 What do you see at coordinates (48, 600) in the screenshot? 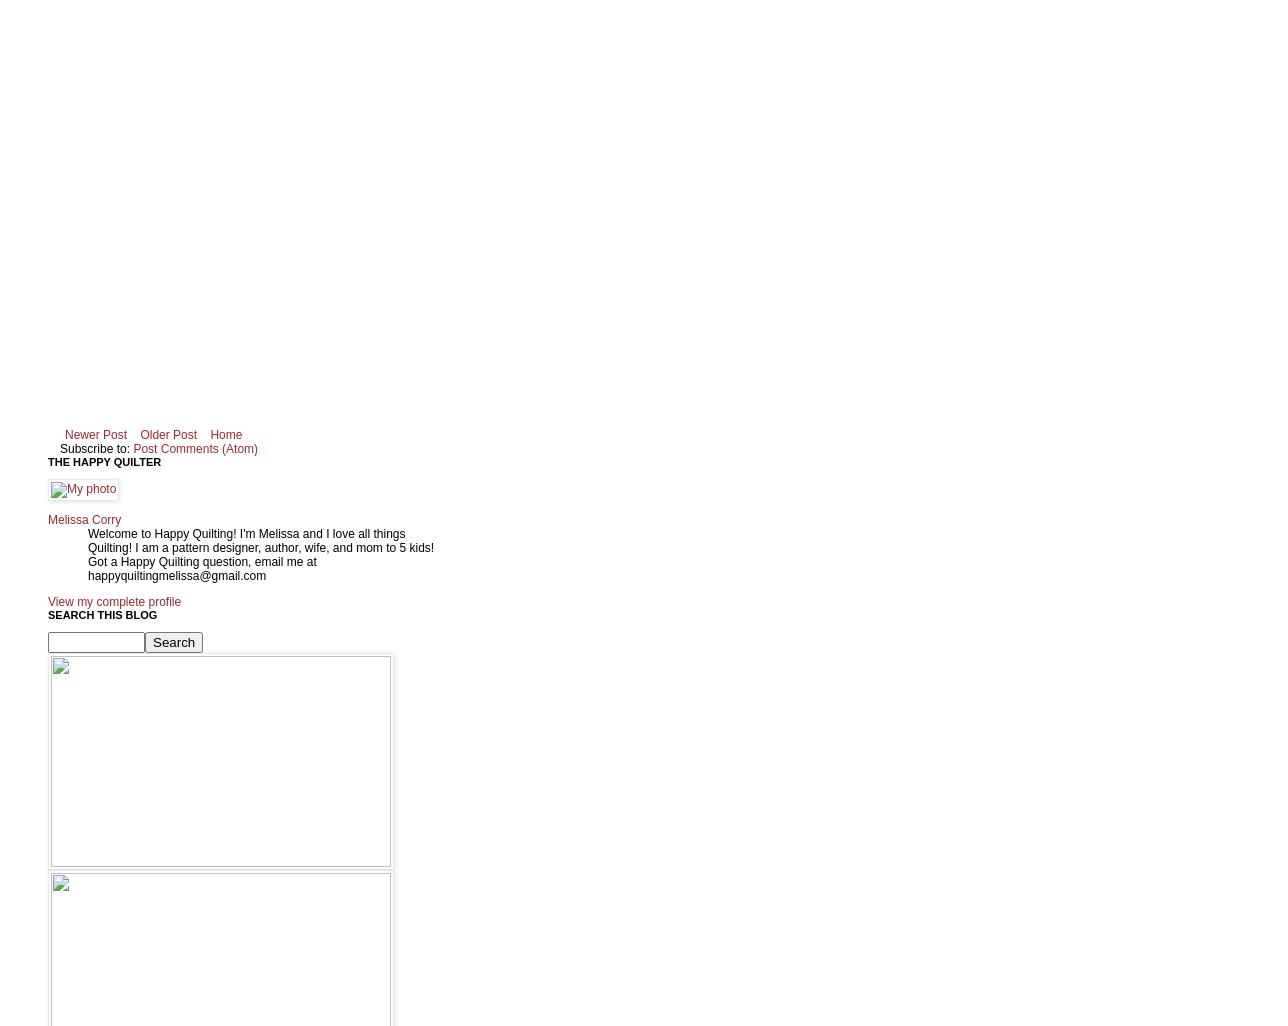
I see `'View my complete profile'` at bounding box center [48, 600].